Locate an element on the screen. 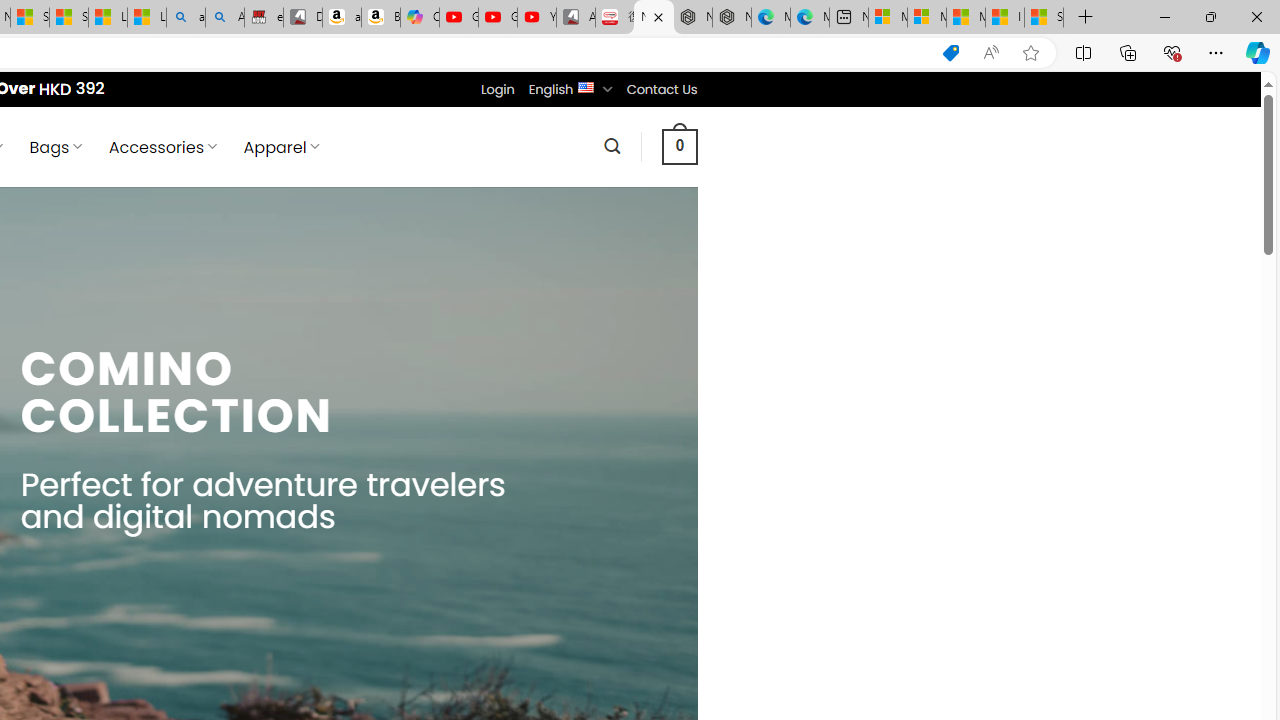  'This site has coupons! Shopping in Microsoft Edge' is located at coordinates (950, 52).